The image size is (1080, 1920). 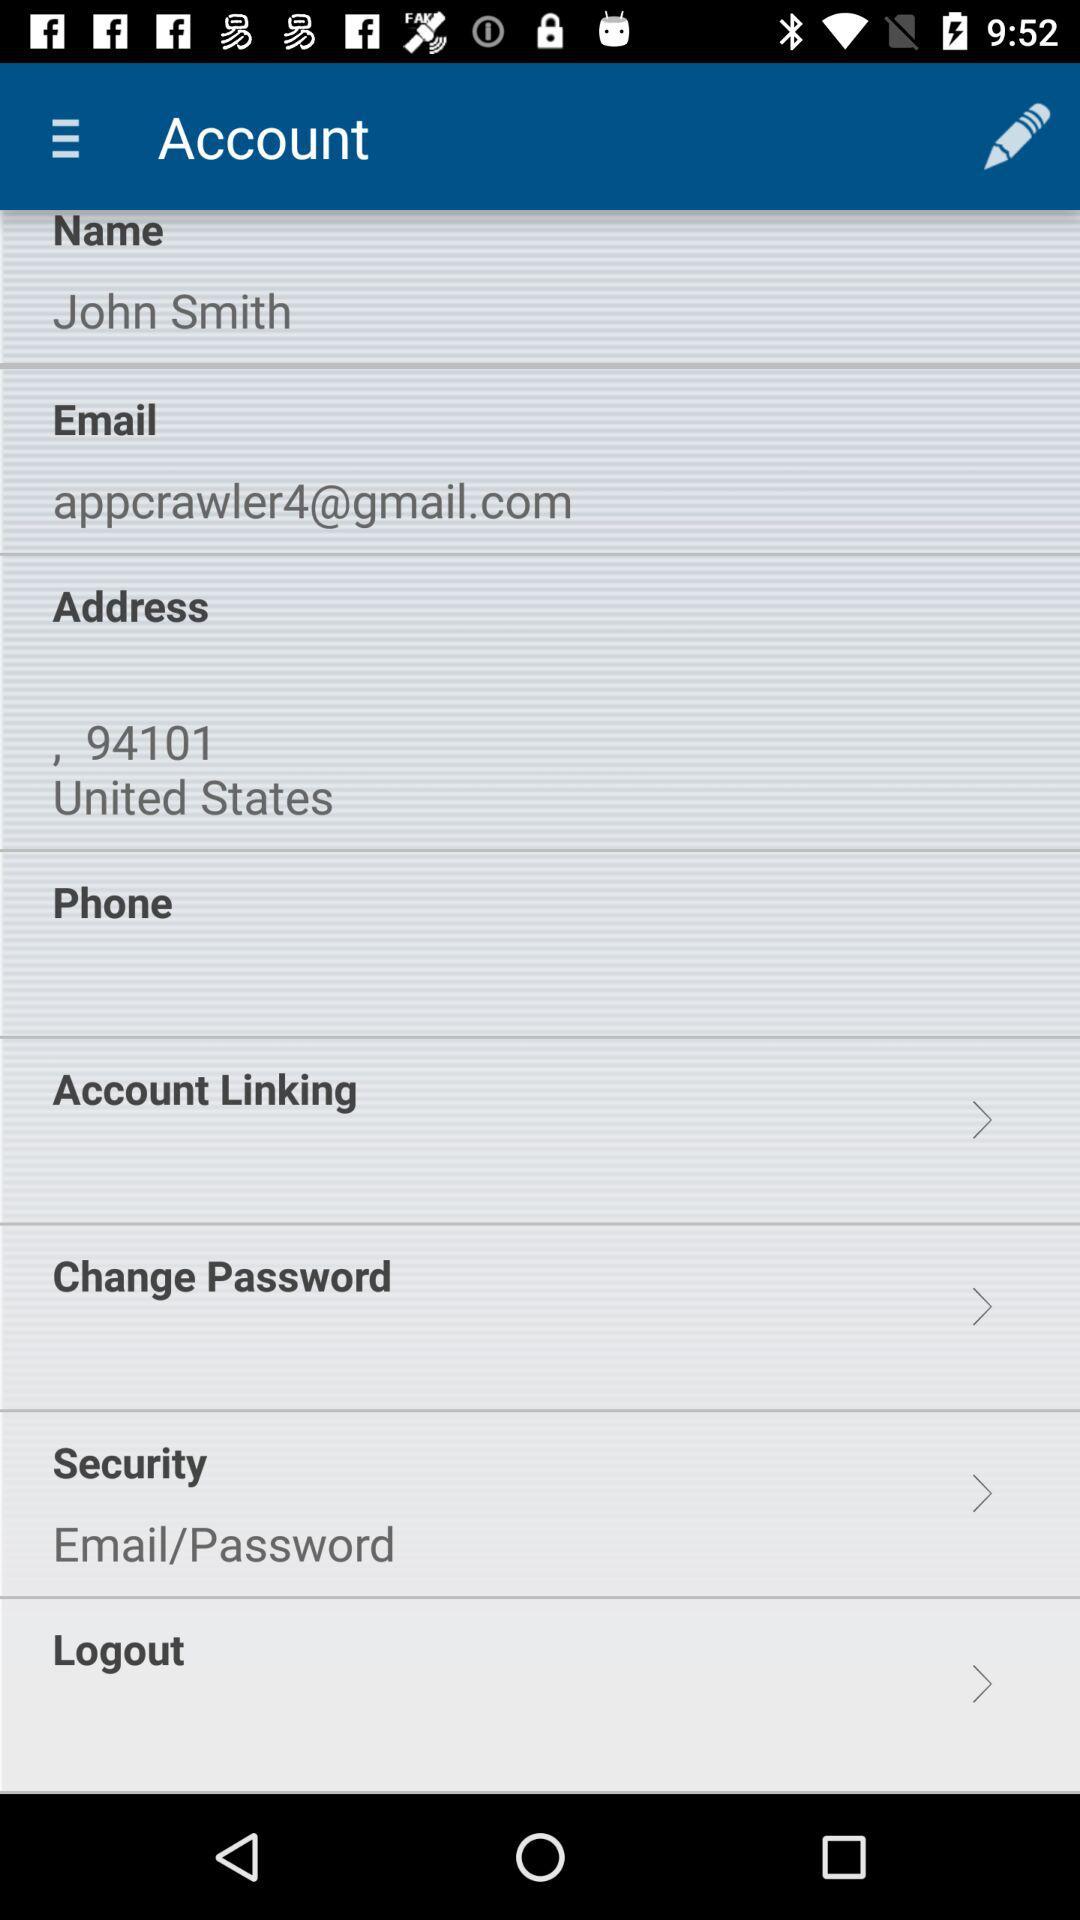 I want to click on the icon next to account item, so click(x=72, y=135).